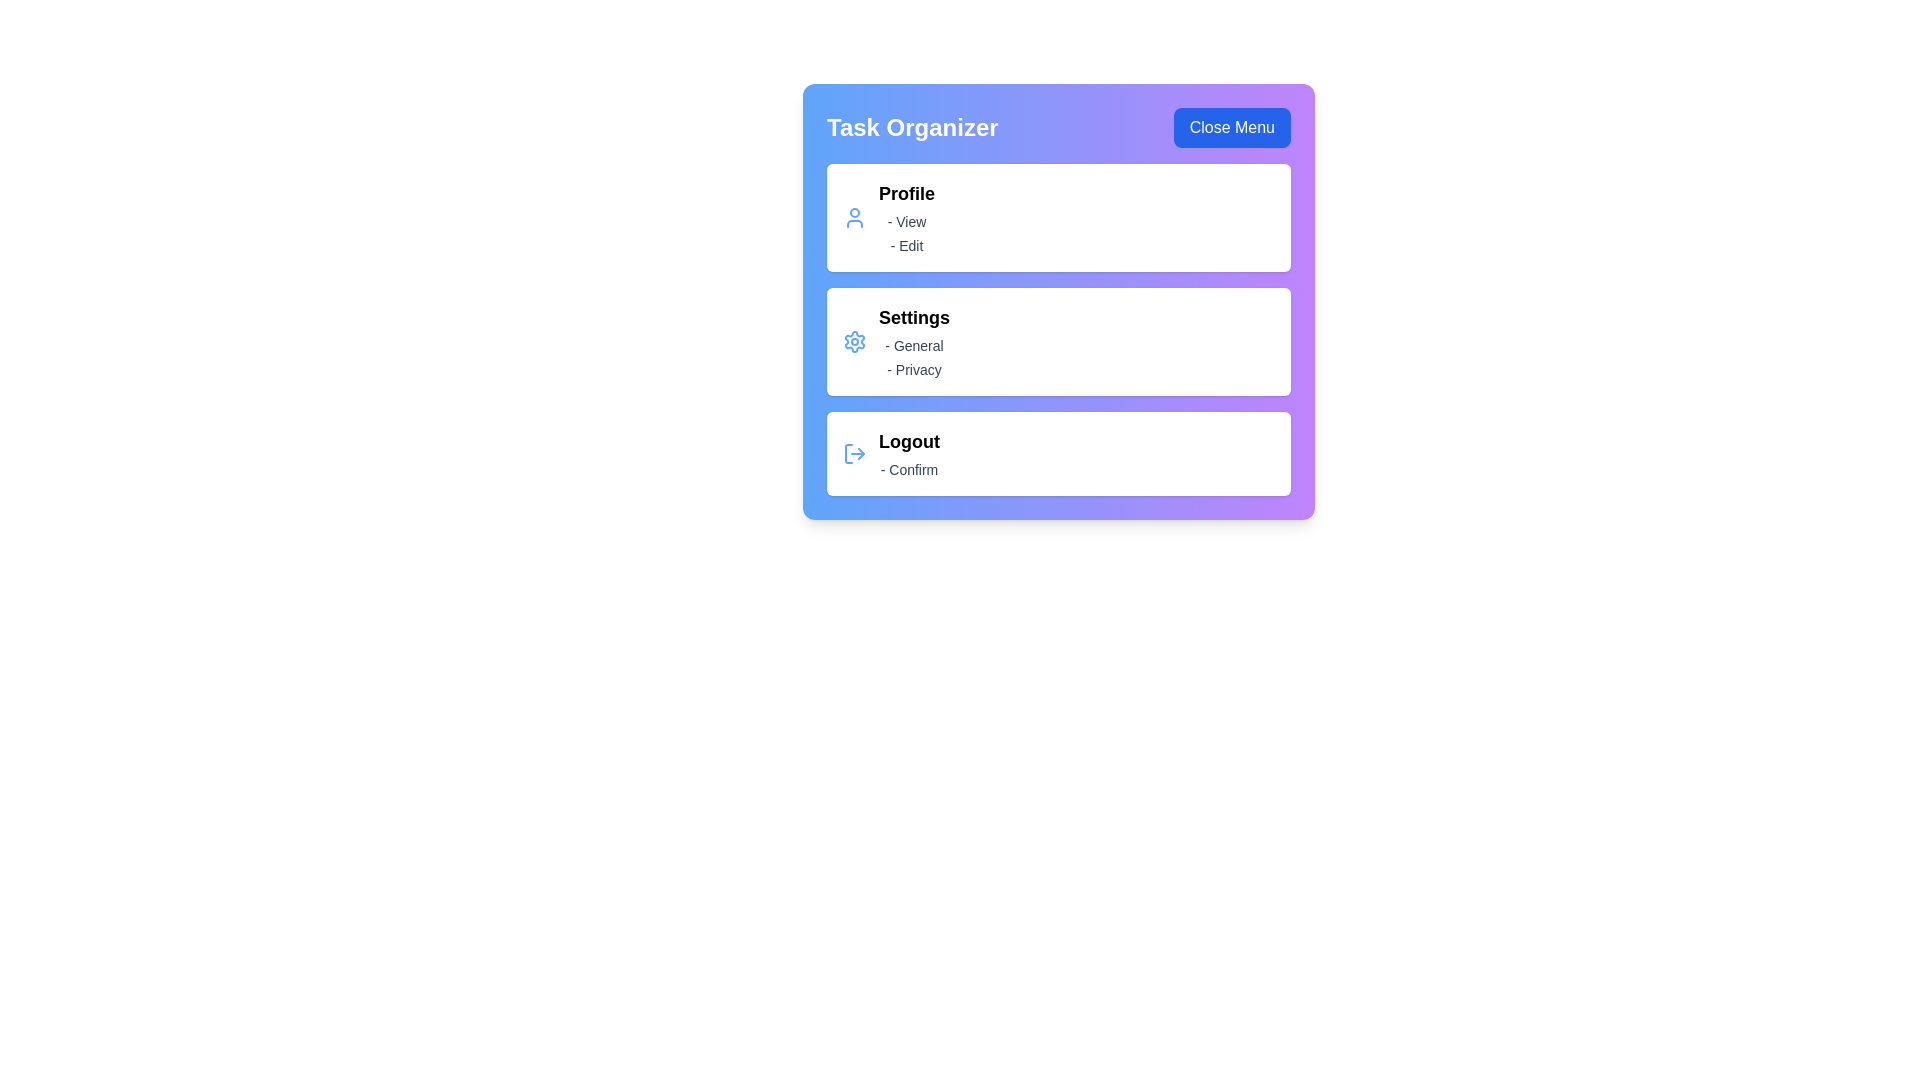 The height and width of the screenshot is (1080, 1920). Describe the element at coordinates (1058, 341) in the screenshot. I see `the menu item Settings by clicking on it` at that location.